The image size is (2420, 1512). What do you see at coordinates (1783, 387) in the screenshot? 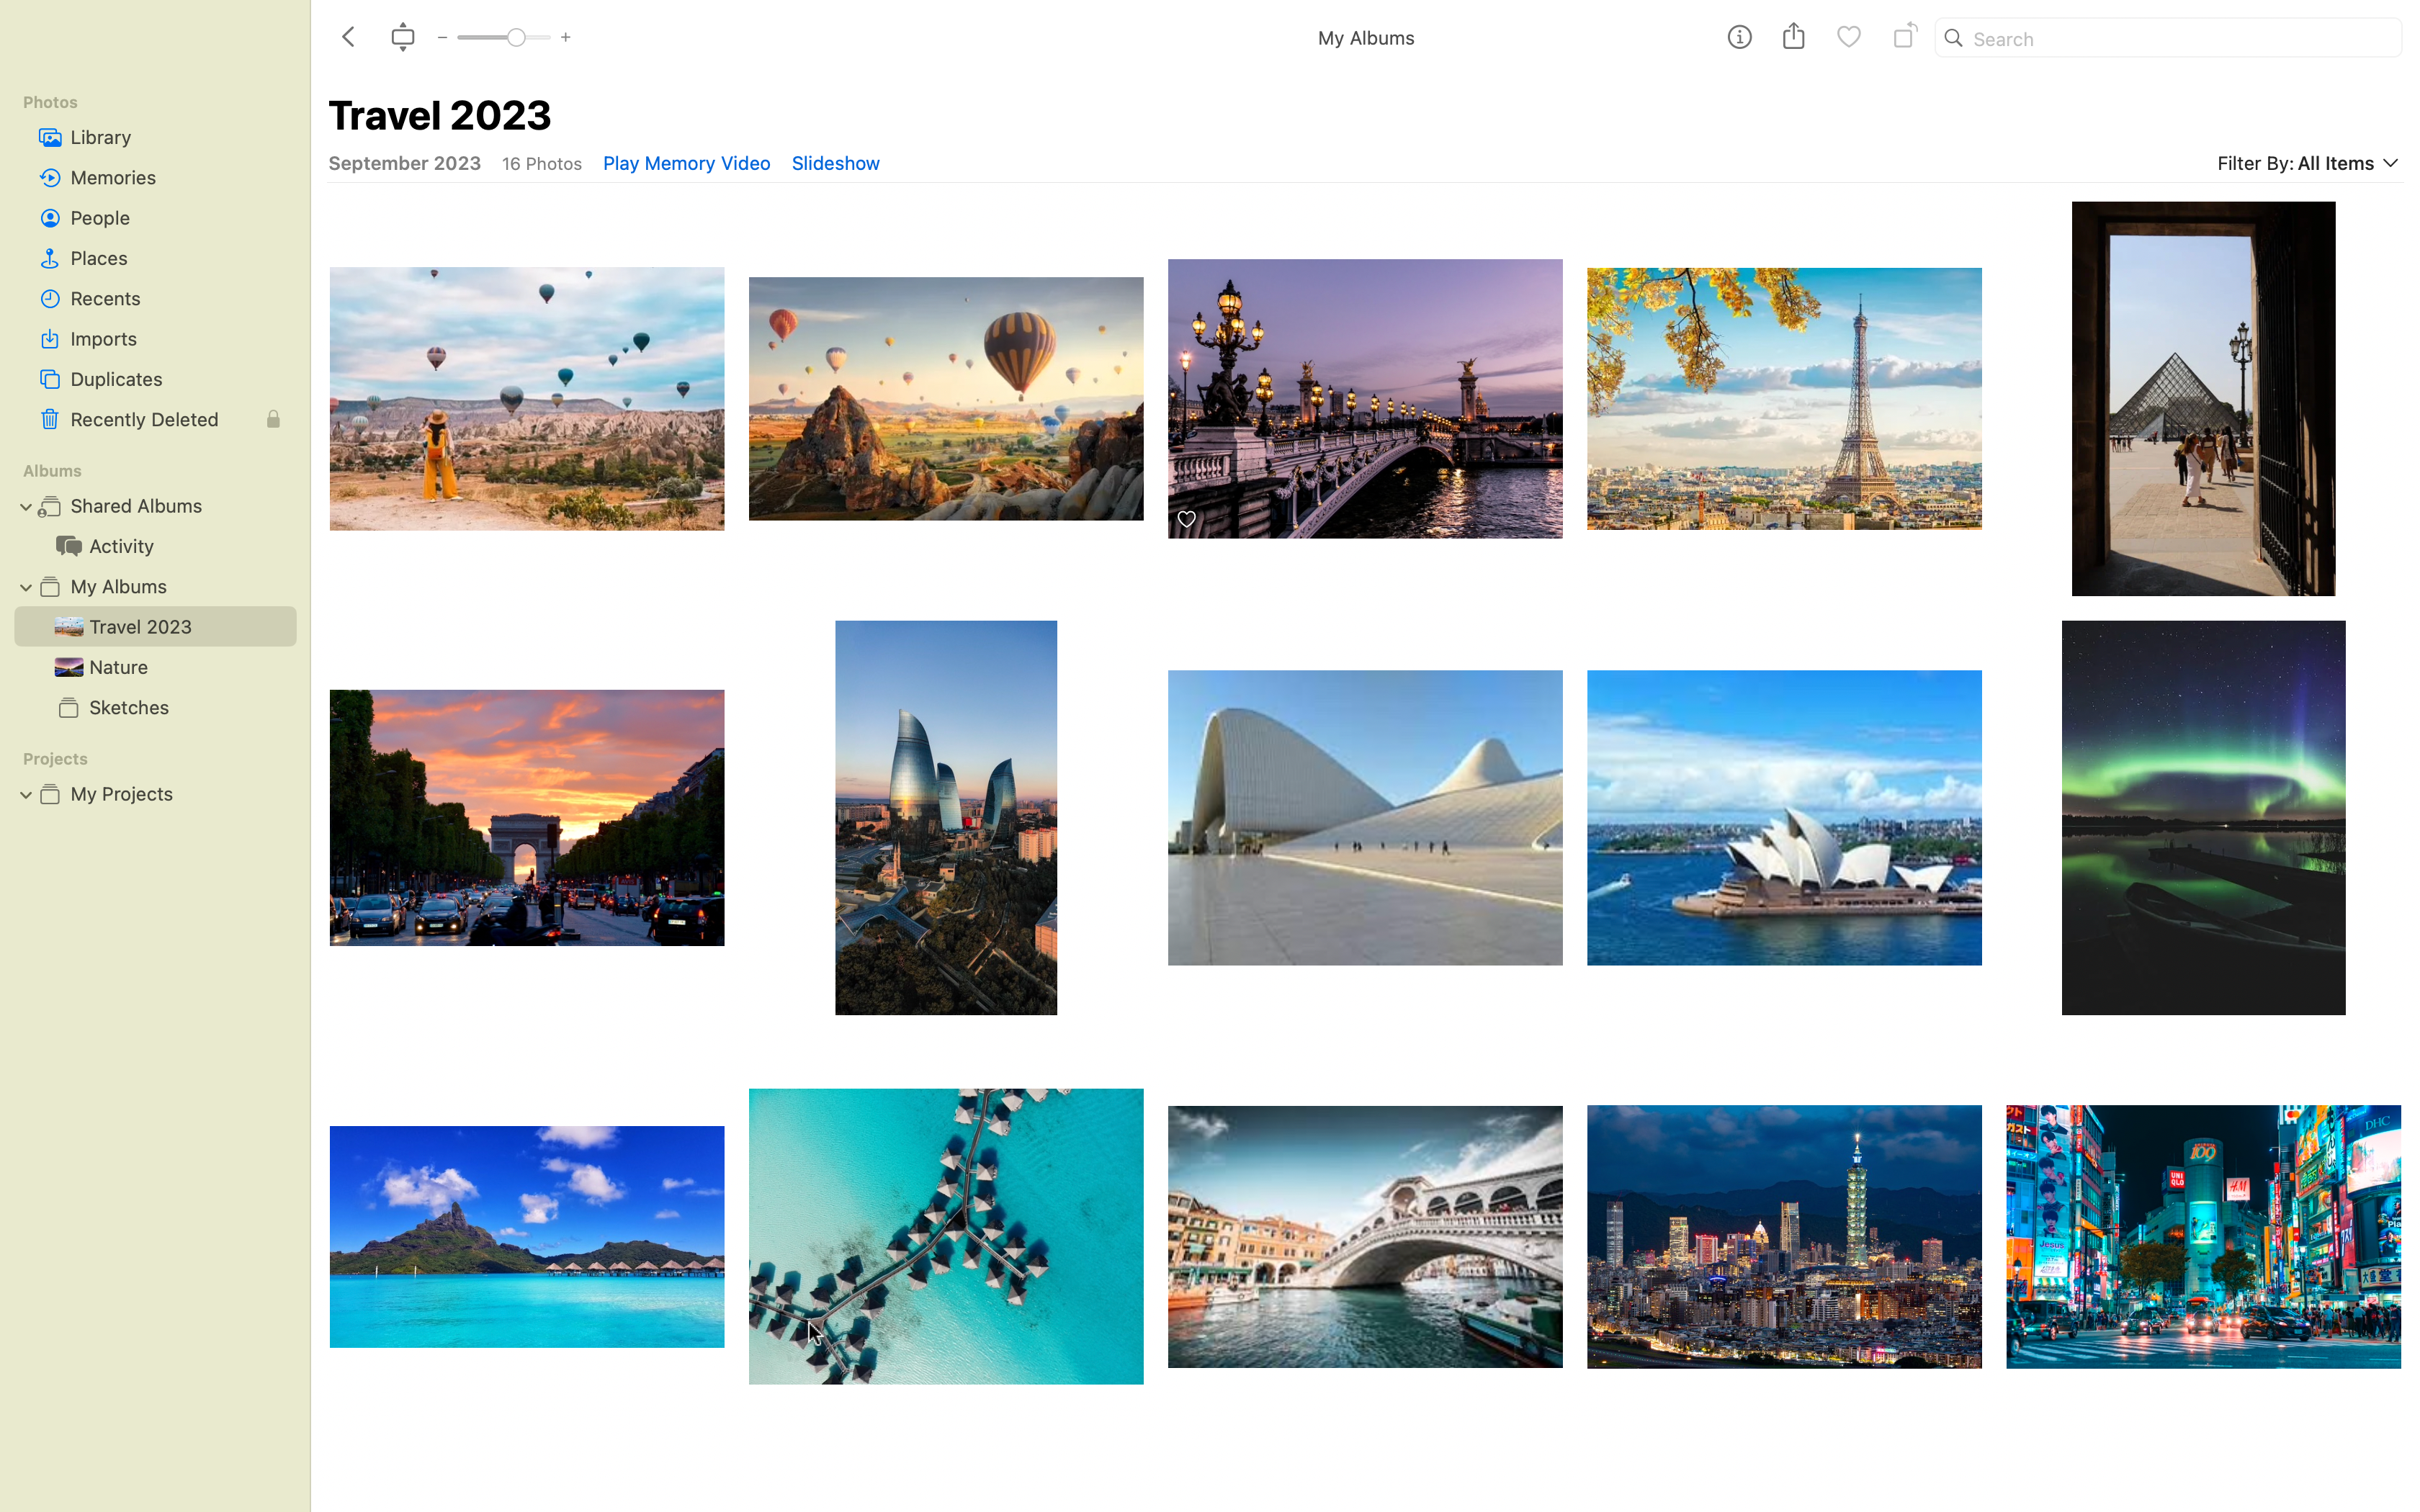
I see `Turn Louvre image three times` at bounding box center [1783, 387].